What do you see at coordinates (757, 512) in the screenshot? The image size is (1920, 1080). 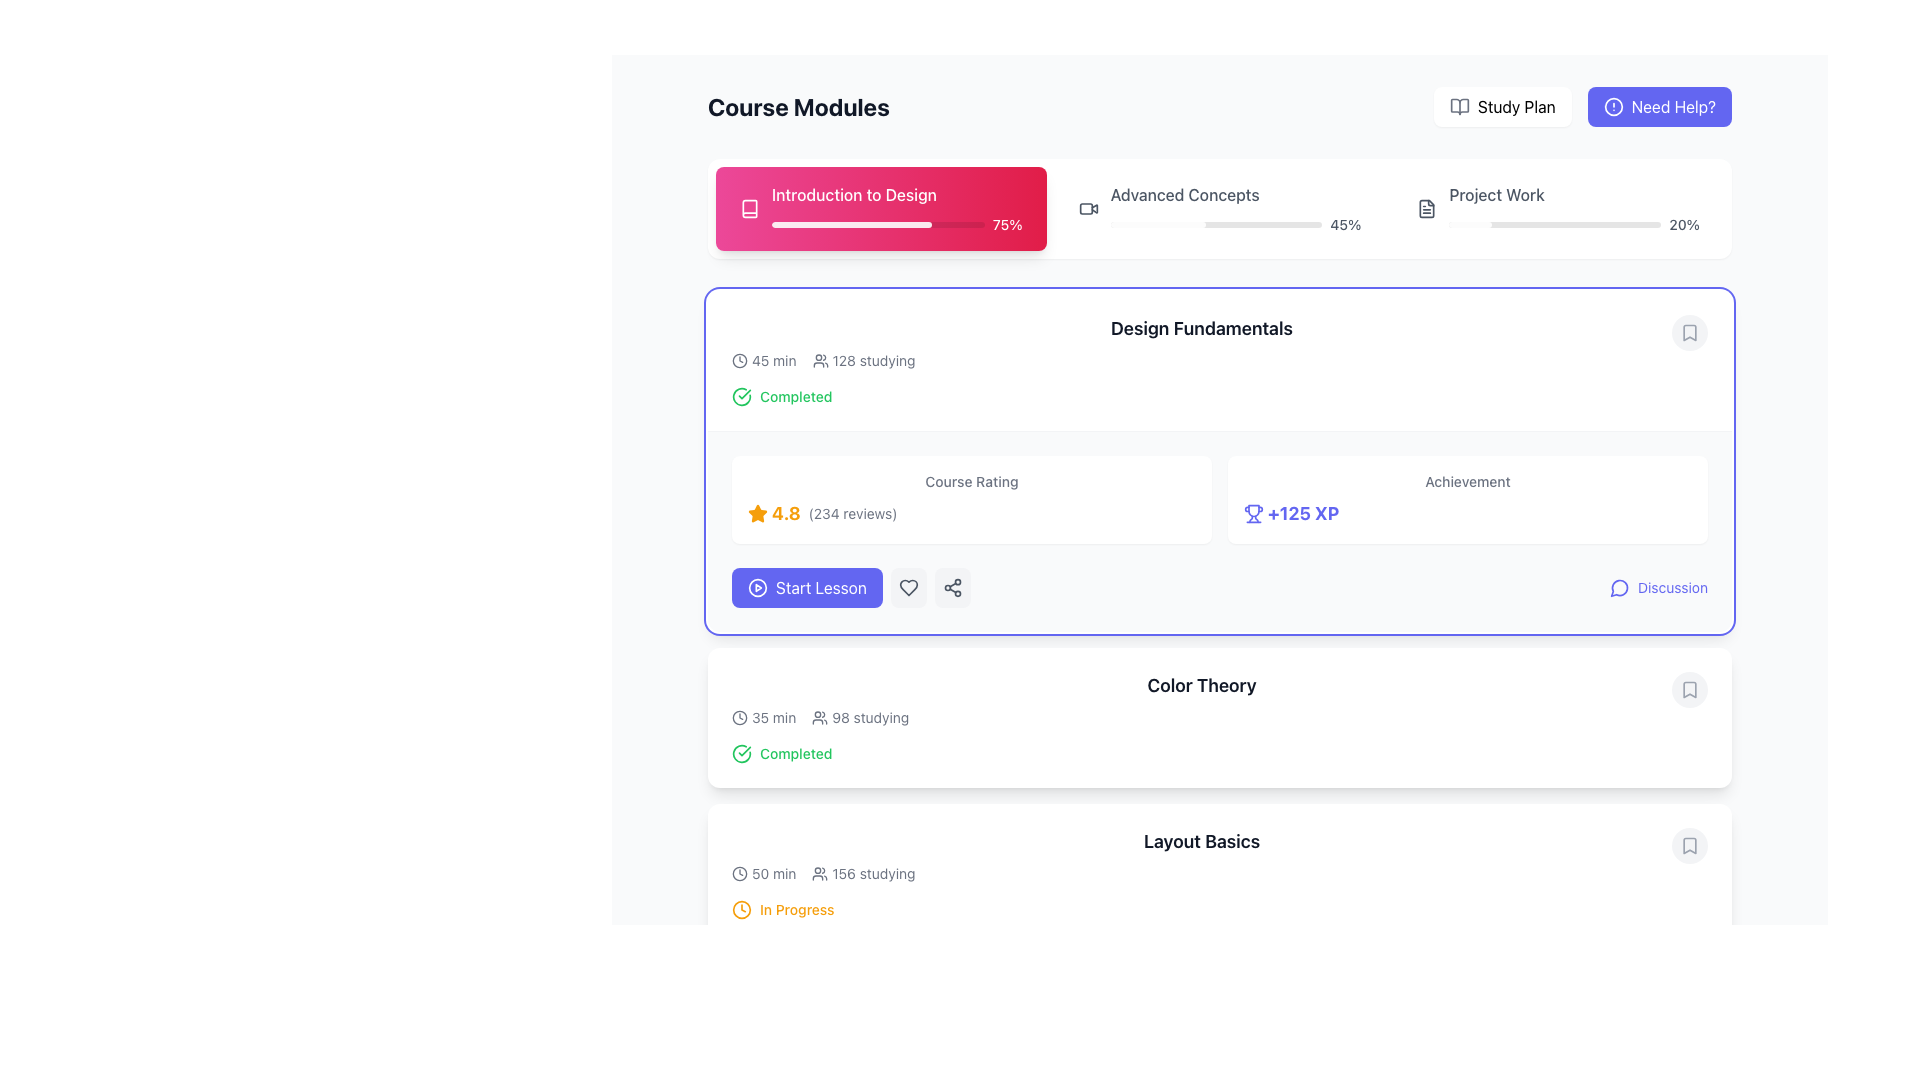 I see `the rating meaning by interacting with the star-shaped icon in the 'Course Rating' section of the 'Design Fundamentals' course card, which is filled in yellow or gold and indicates a rating or favorite symbol` at bounding box center [757, 512].